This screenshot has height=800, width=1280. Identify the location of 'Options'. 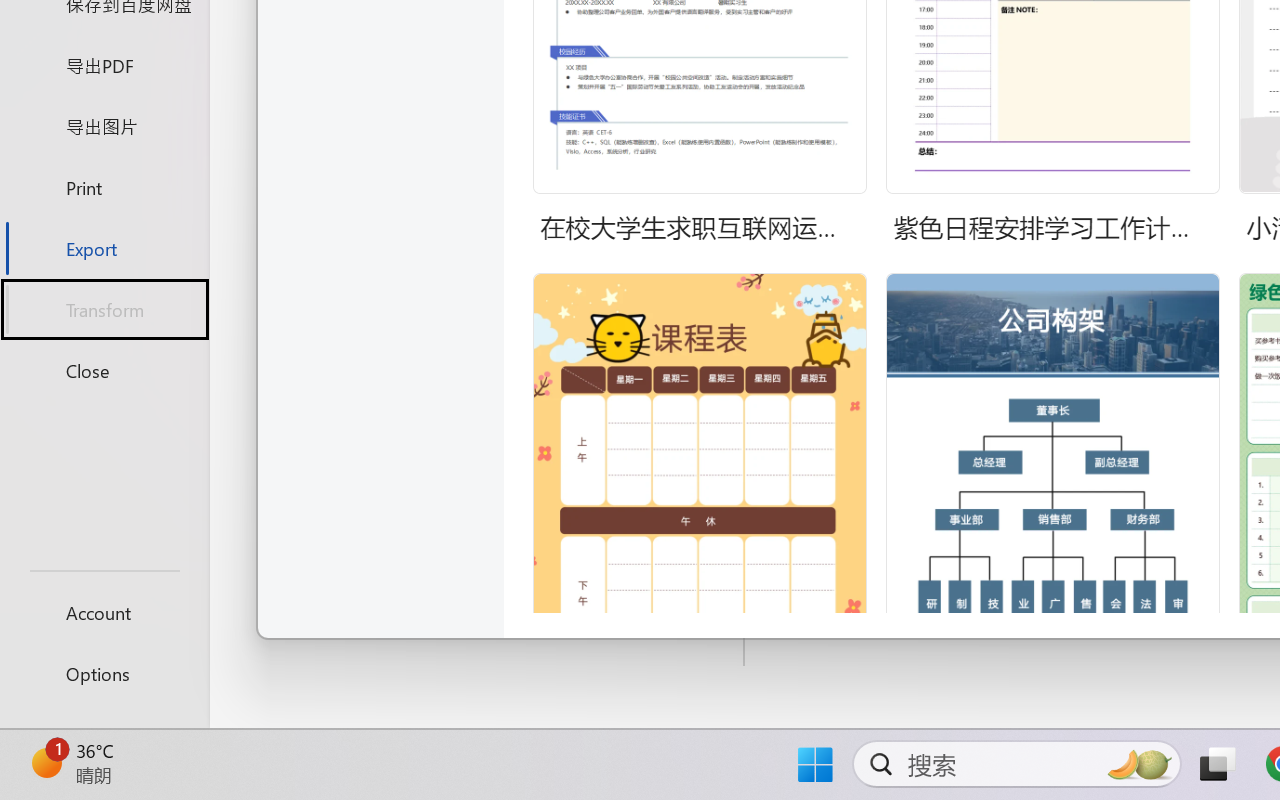
(103, 673).